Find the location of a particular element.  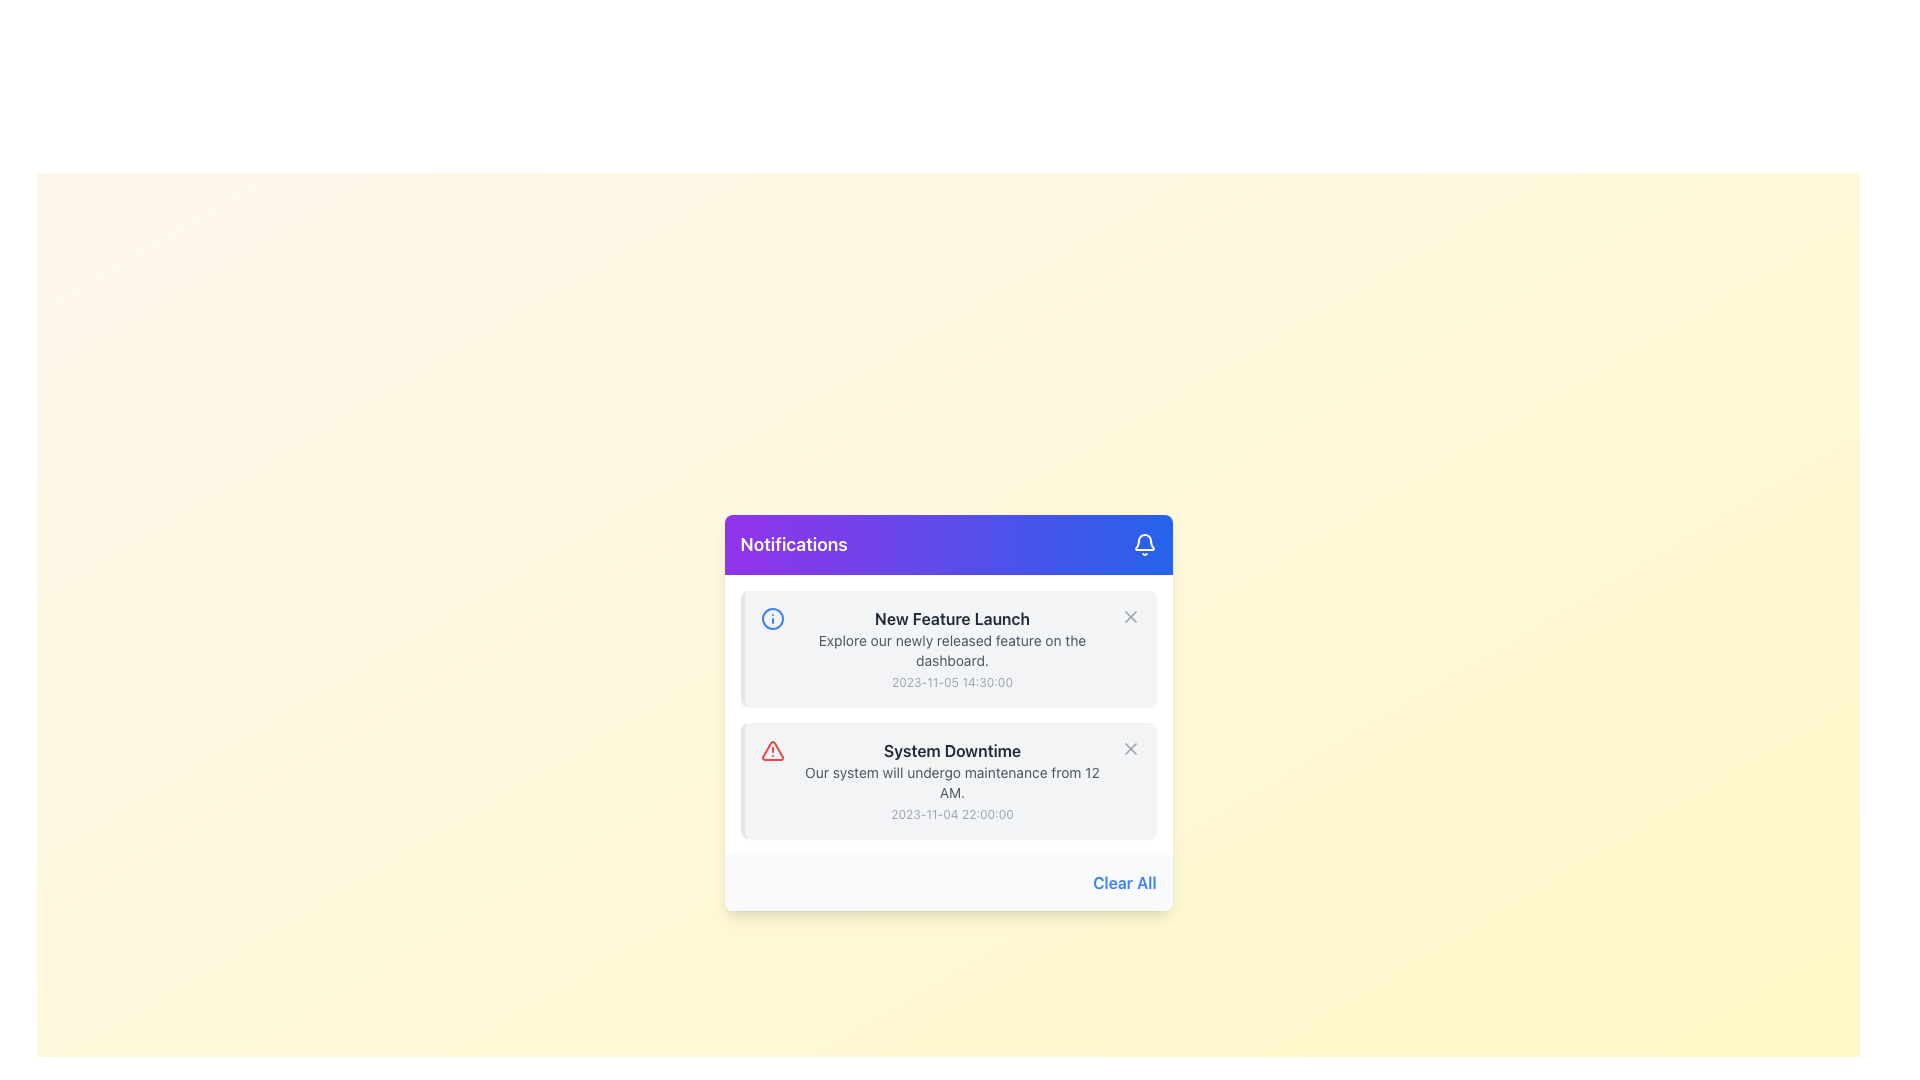

text label displaying 'New Feature Launch' located at the top of the notification card in the notifications panel is located at coordinates (951, 617).